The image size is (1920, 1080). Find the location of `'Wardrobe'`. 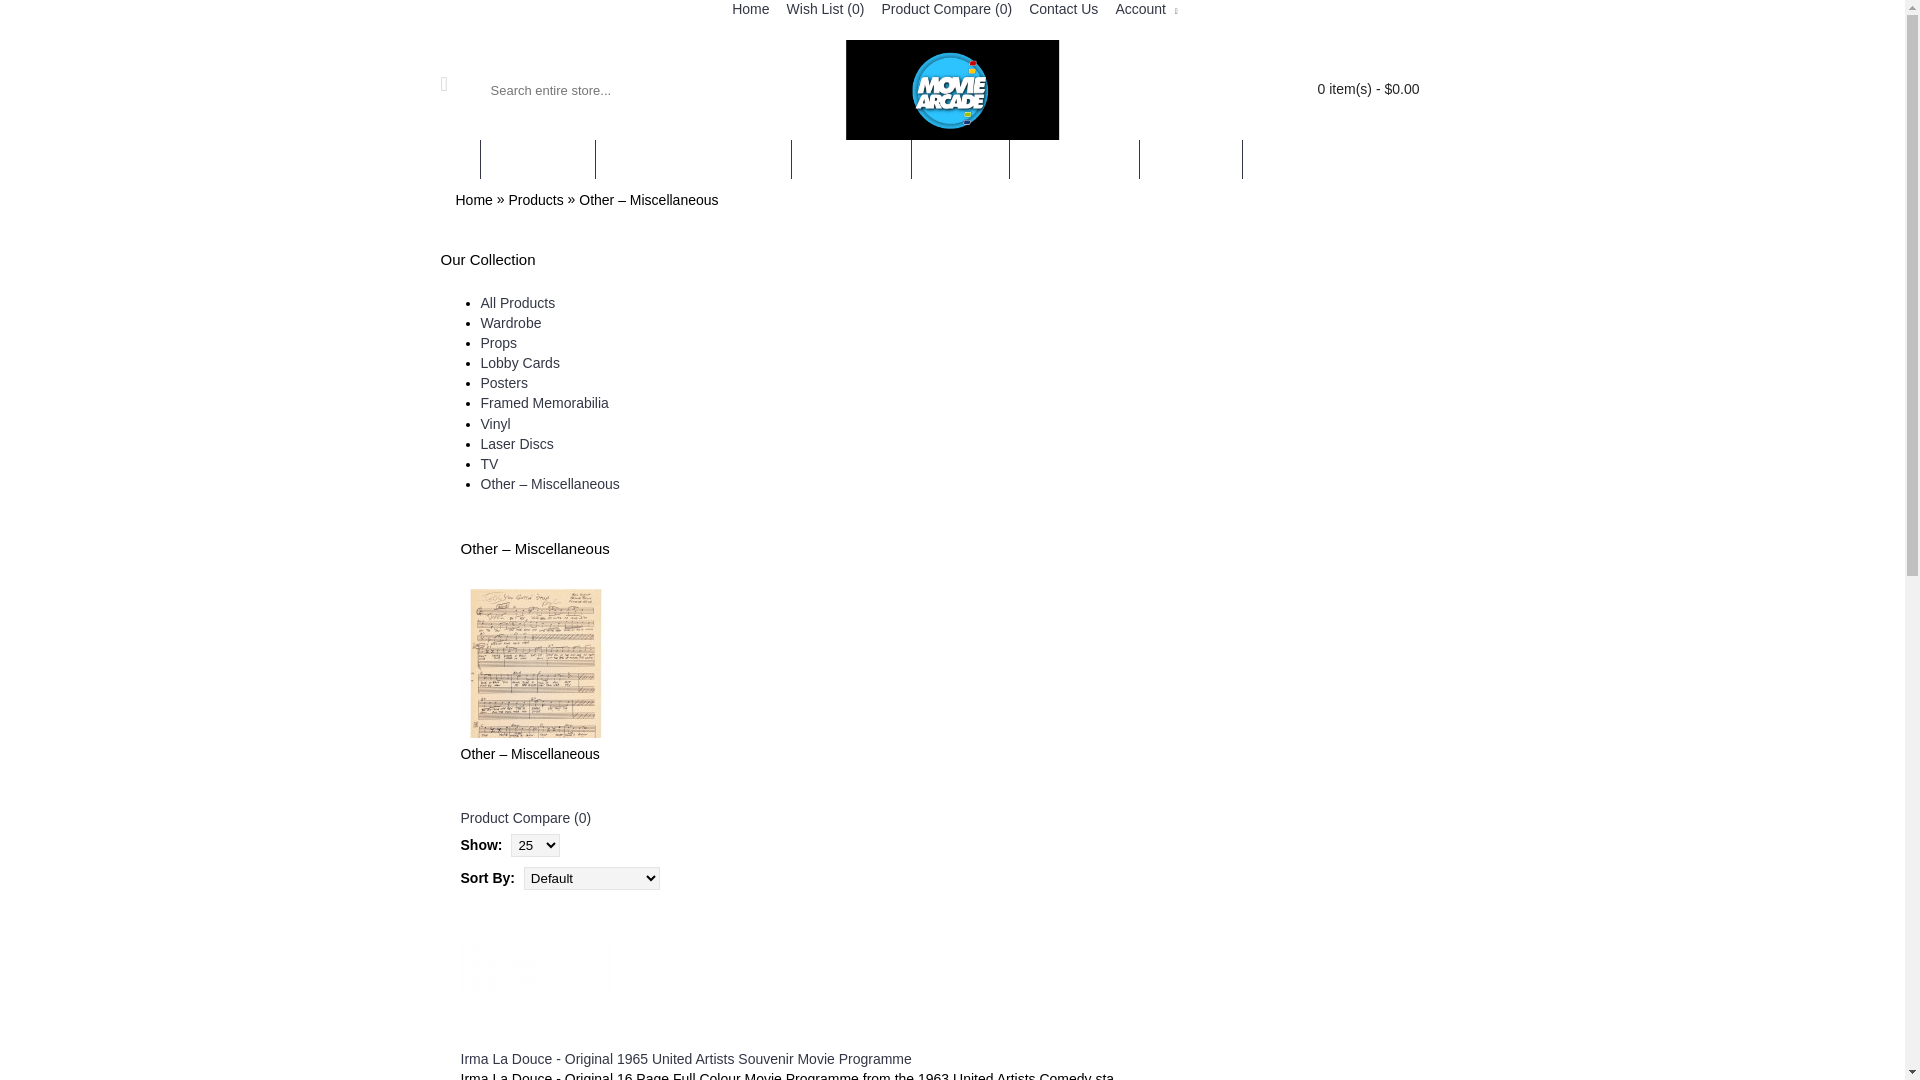

'Wardrobe' is located at coordinates (510, 322).